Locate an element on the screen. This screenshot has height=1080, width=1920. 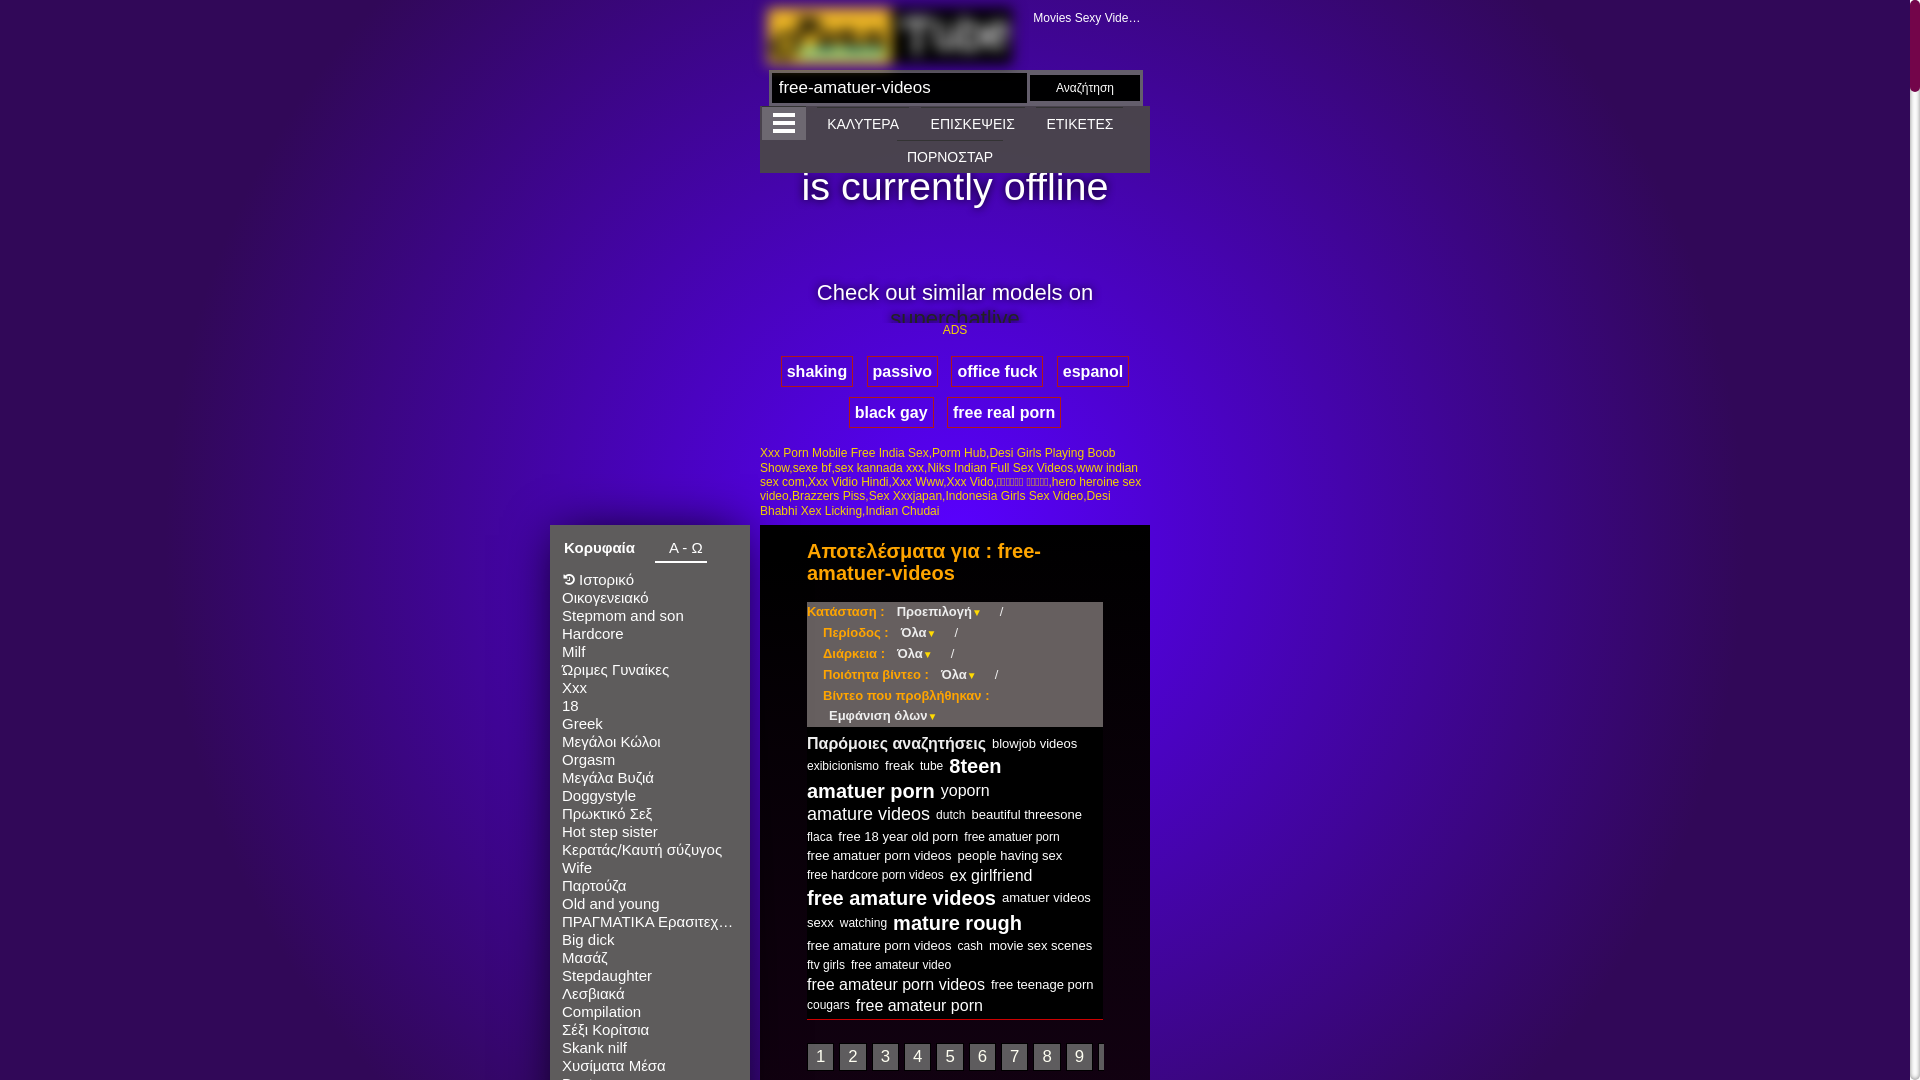
'free 18 year old porn' is located at coordinates (896, 836).